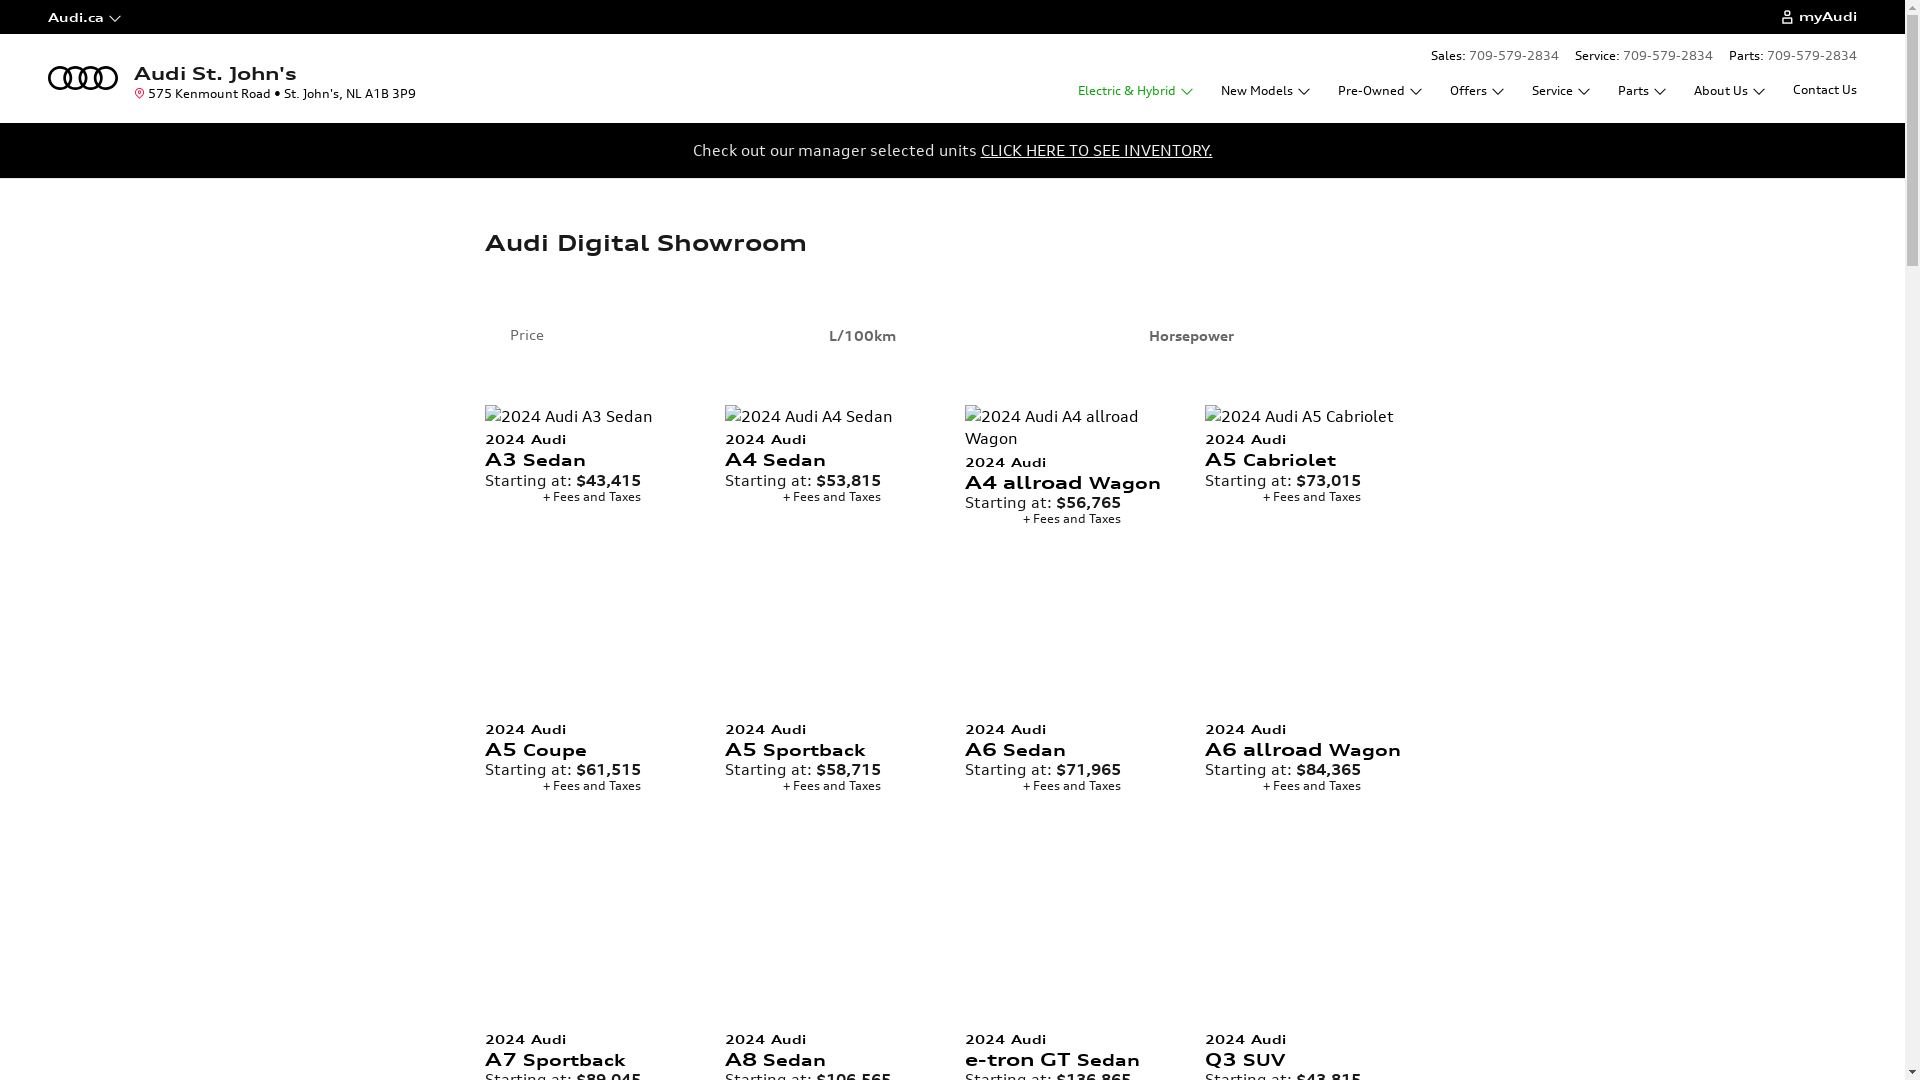 The width and height of the screenshot is (1920, 1080). I want to click on '2024 Audi A4 Sedan ', so click(723, 414).